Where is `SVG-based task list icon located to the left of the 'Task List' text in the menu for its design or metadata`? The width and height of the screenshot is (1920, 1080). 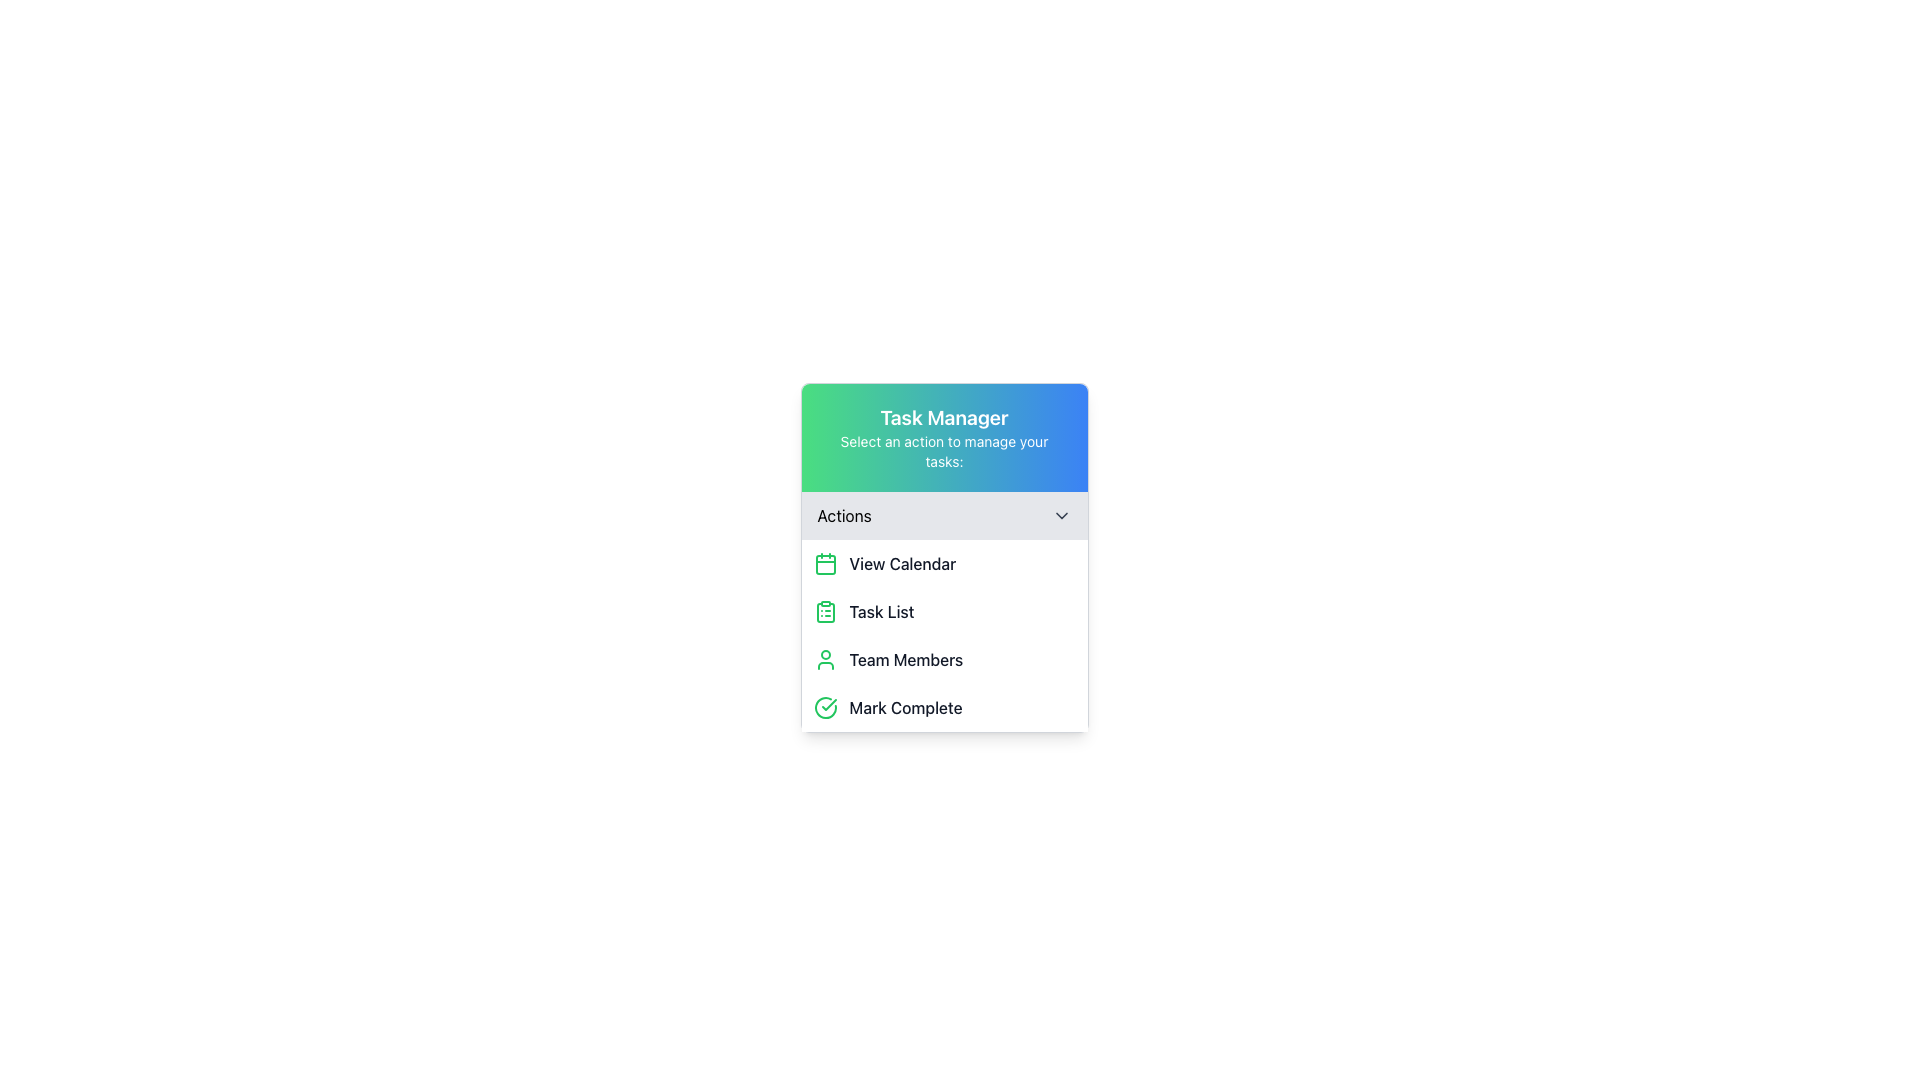 SVG-based task list icon located to the left of the 'Task List' text in the menu for its design or metadata is located at coordinates (825, 611).